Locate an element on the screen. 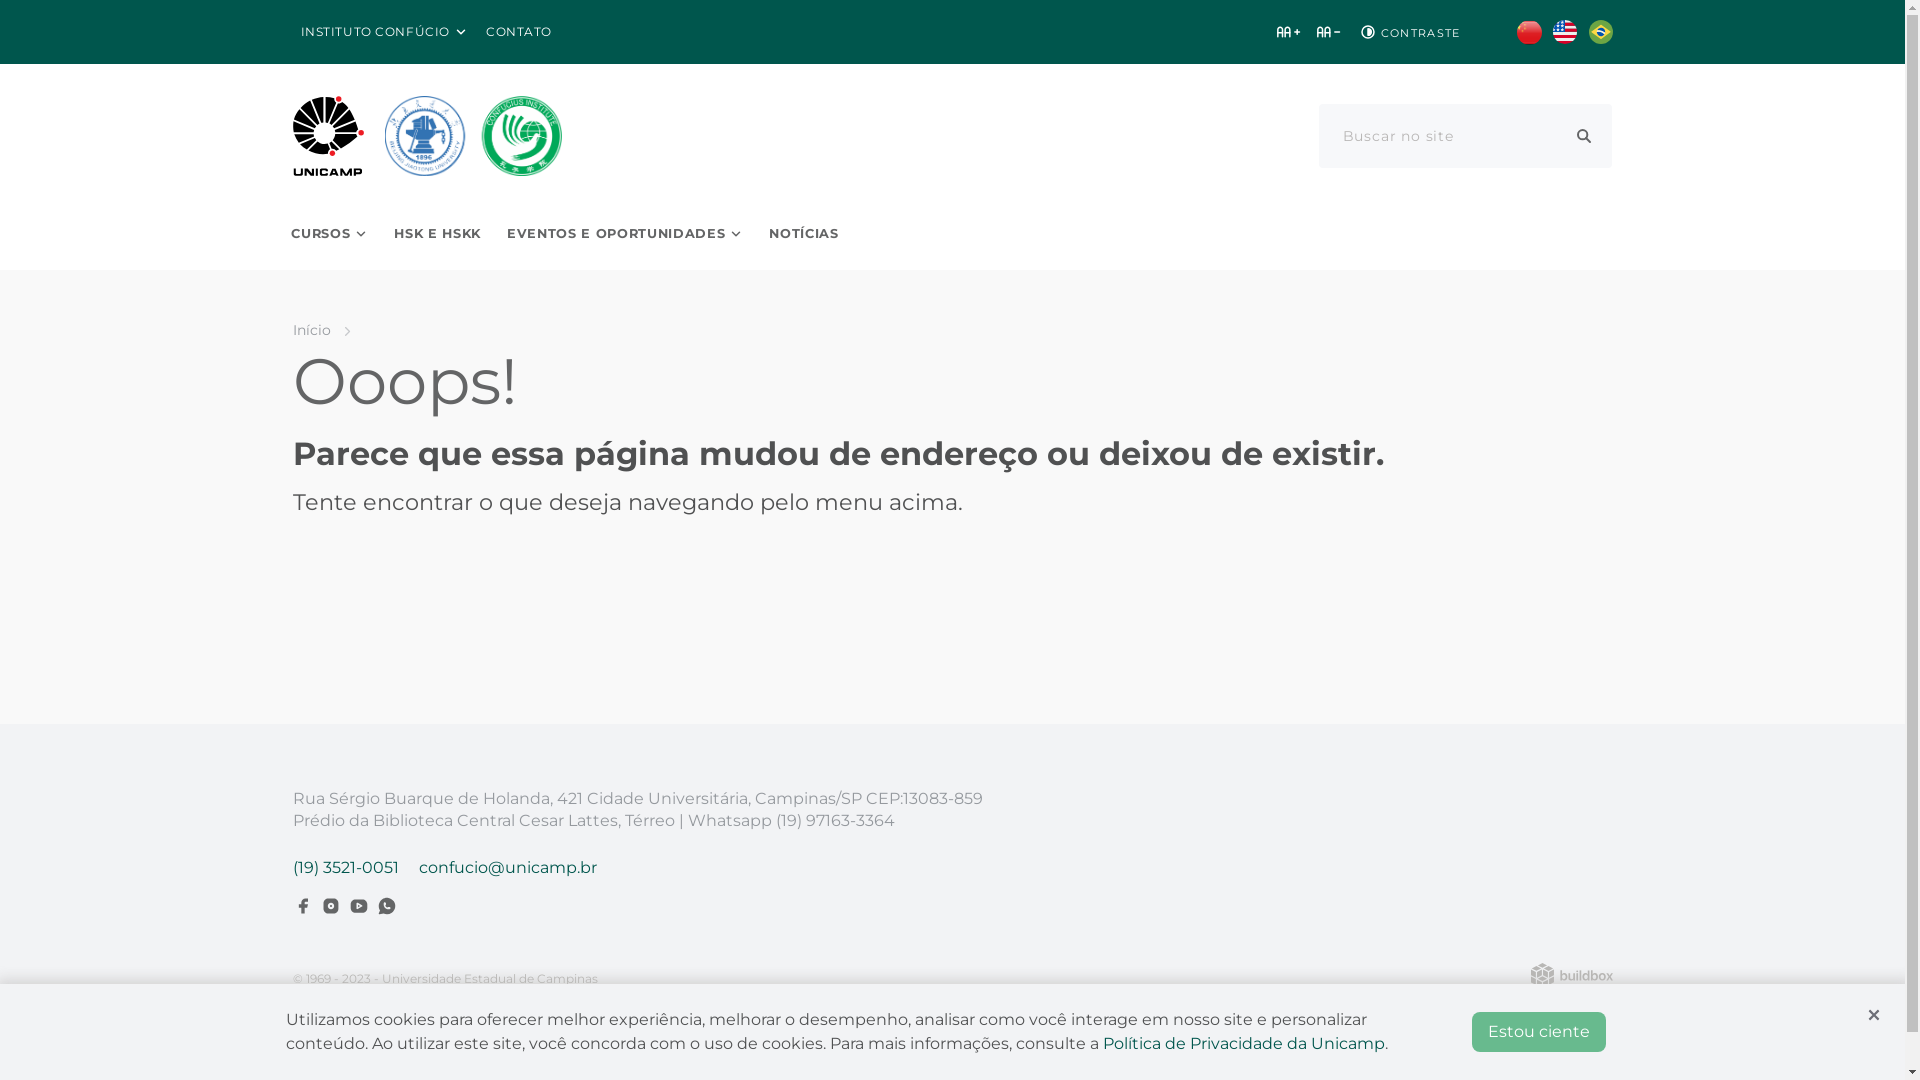 The height and width of the screenshot is (1080, 1920). 'Chinese (Simplified)' is located at coordinates (1526, 31).